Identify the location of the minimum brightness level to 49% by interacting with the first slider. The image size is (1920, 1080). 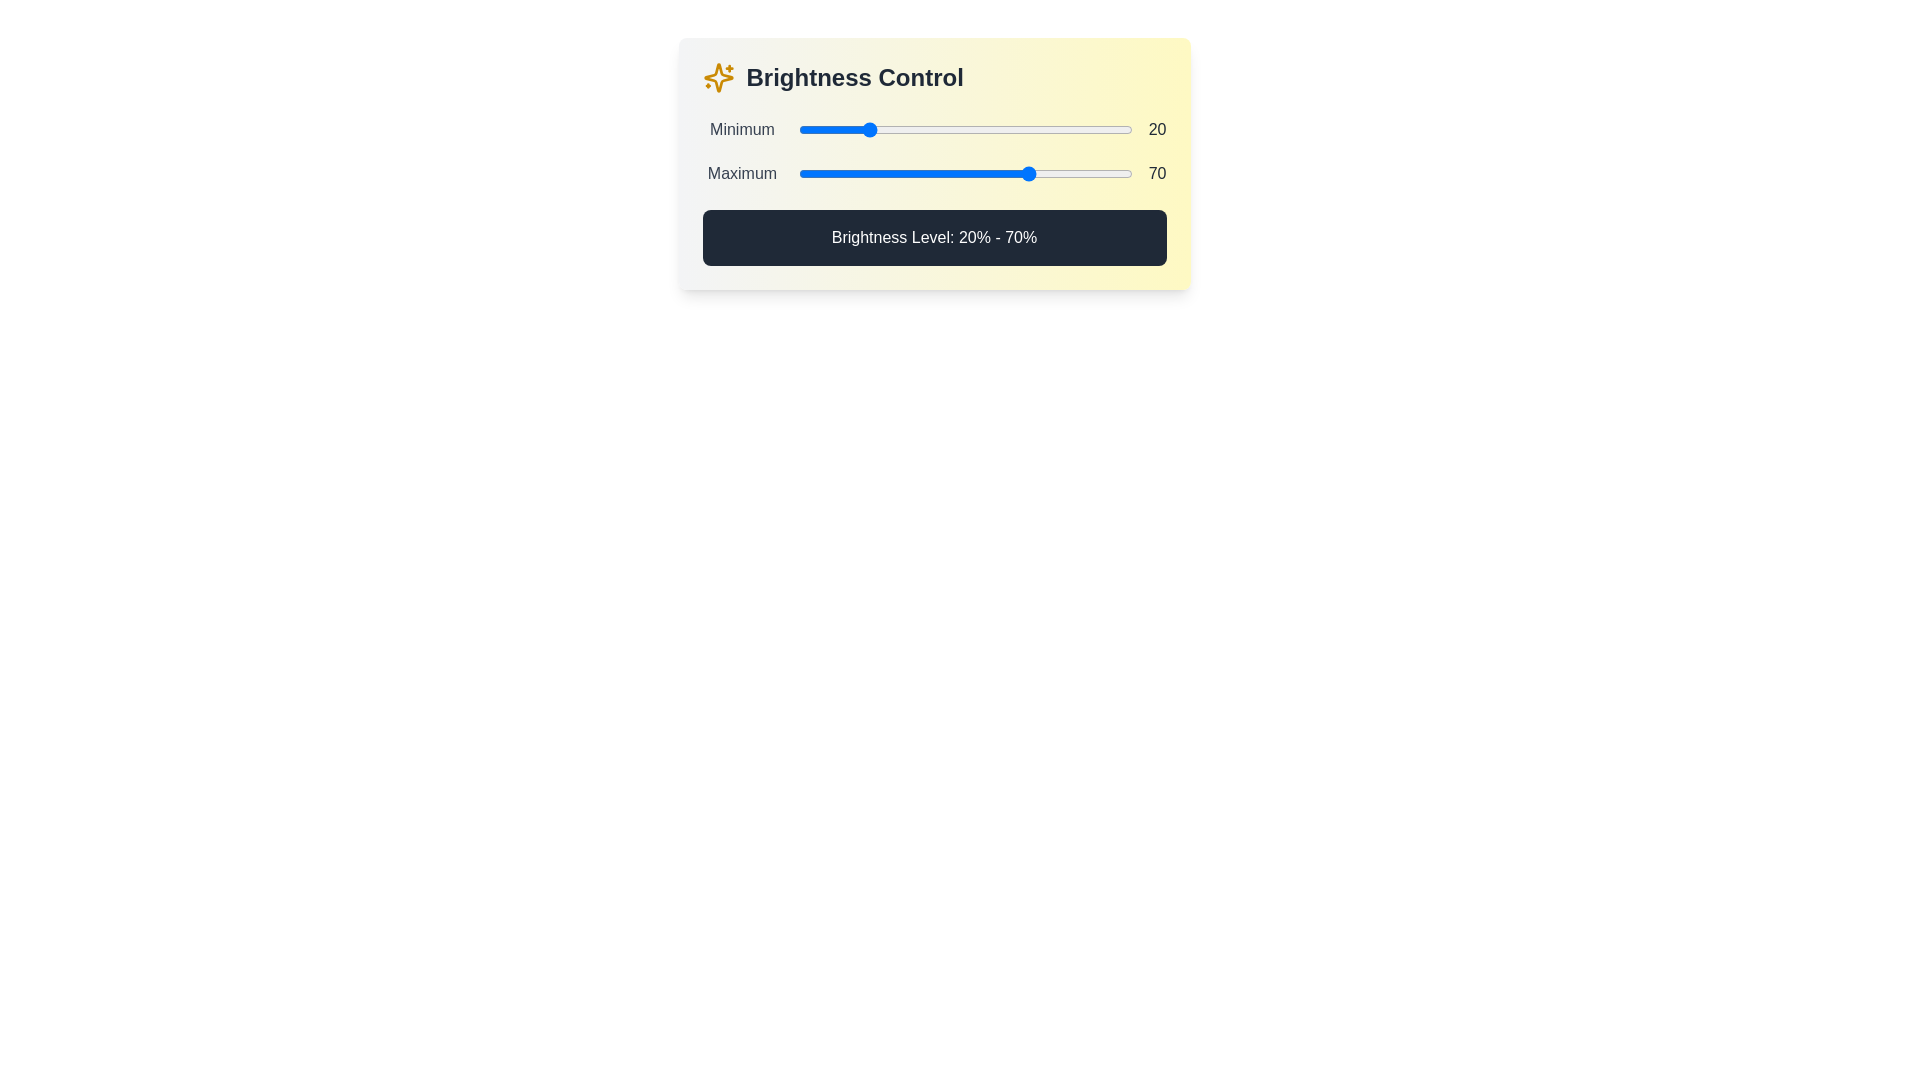
(962, 130).